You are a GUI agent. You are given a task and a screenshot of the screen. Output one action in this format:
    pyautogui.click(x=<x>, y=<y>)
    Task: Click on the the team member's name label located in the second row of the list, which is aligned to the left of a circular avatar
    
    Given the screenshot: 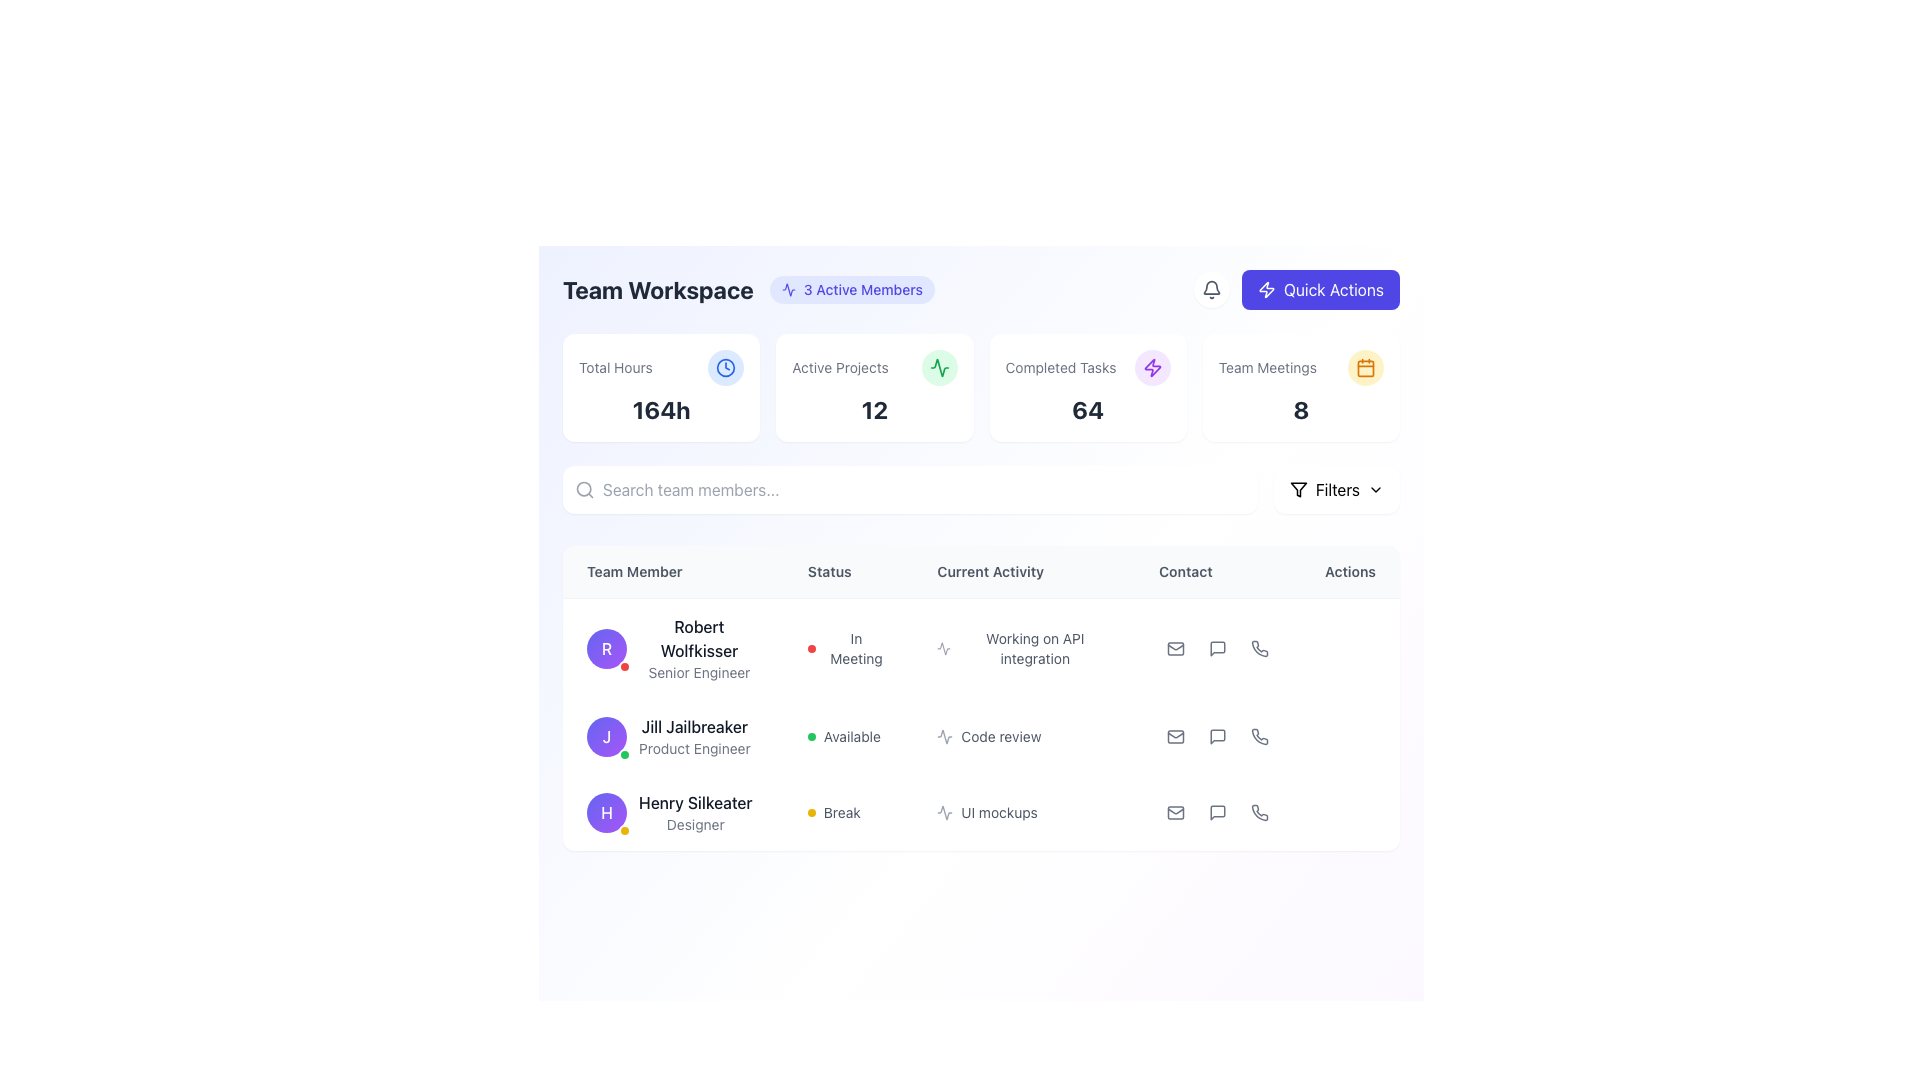 What is the action you would take?
    pyautogui.click(x=694, y=726)
    